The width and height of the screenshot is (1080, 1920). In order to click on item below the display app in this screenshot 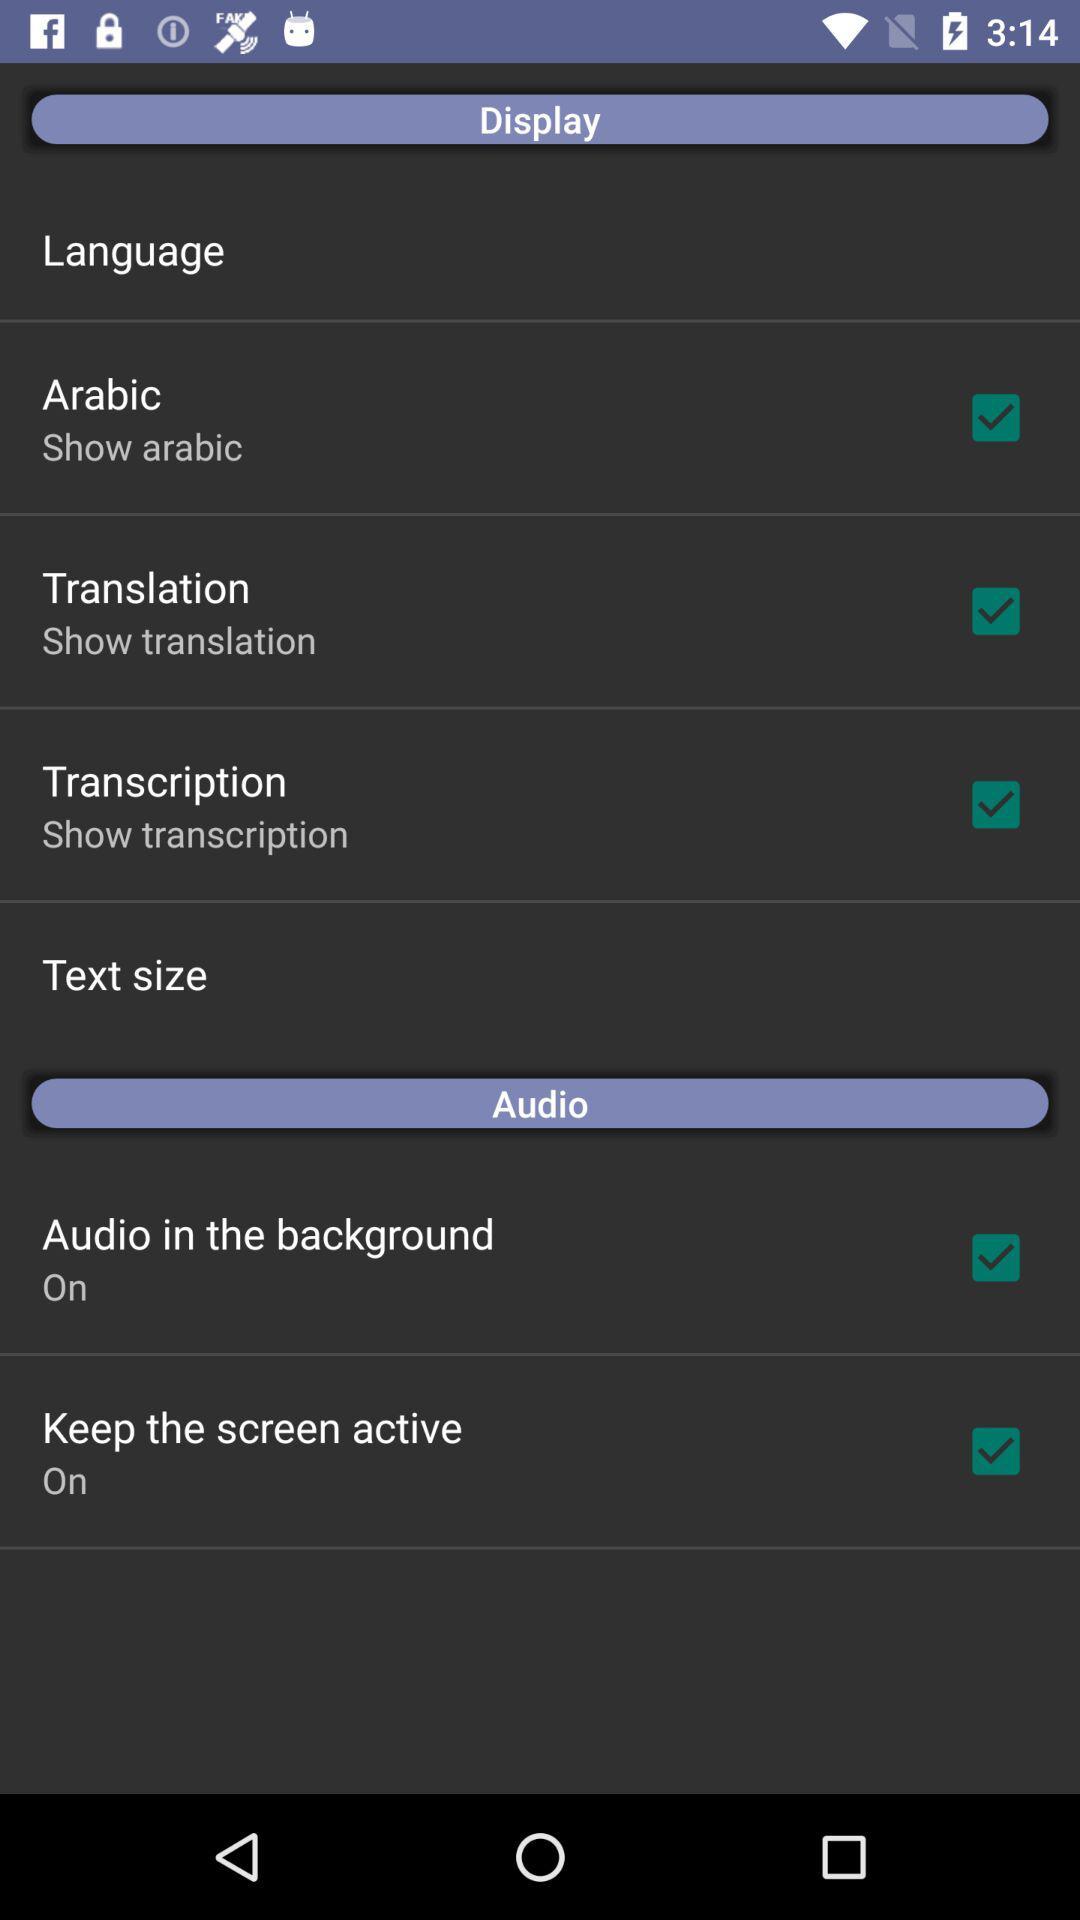, I will do `click(133, 248)`.